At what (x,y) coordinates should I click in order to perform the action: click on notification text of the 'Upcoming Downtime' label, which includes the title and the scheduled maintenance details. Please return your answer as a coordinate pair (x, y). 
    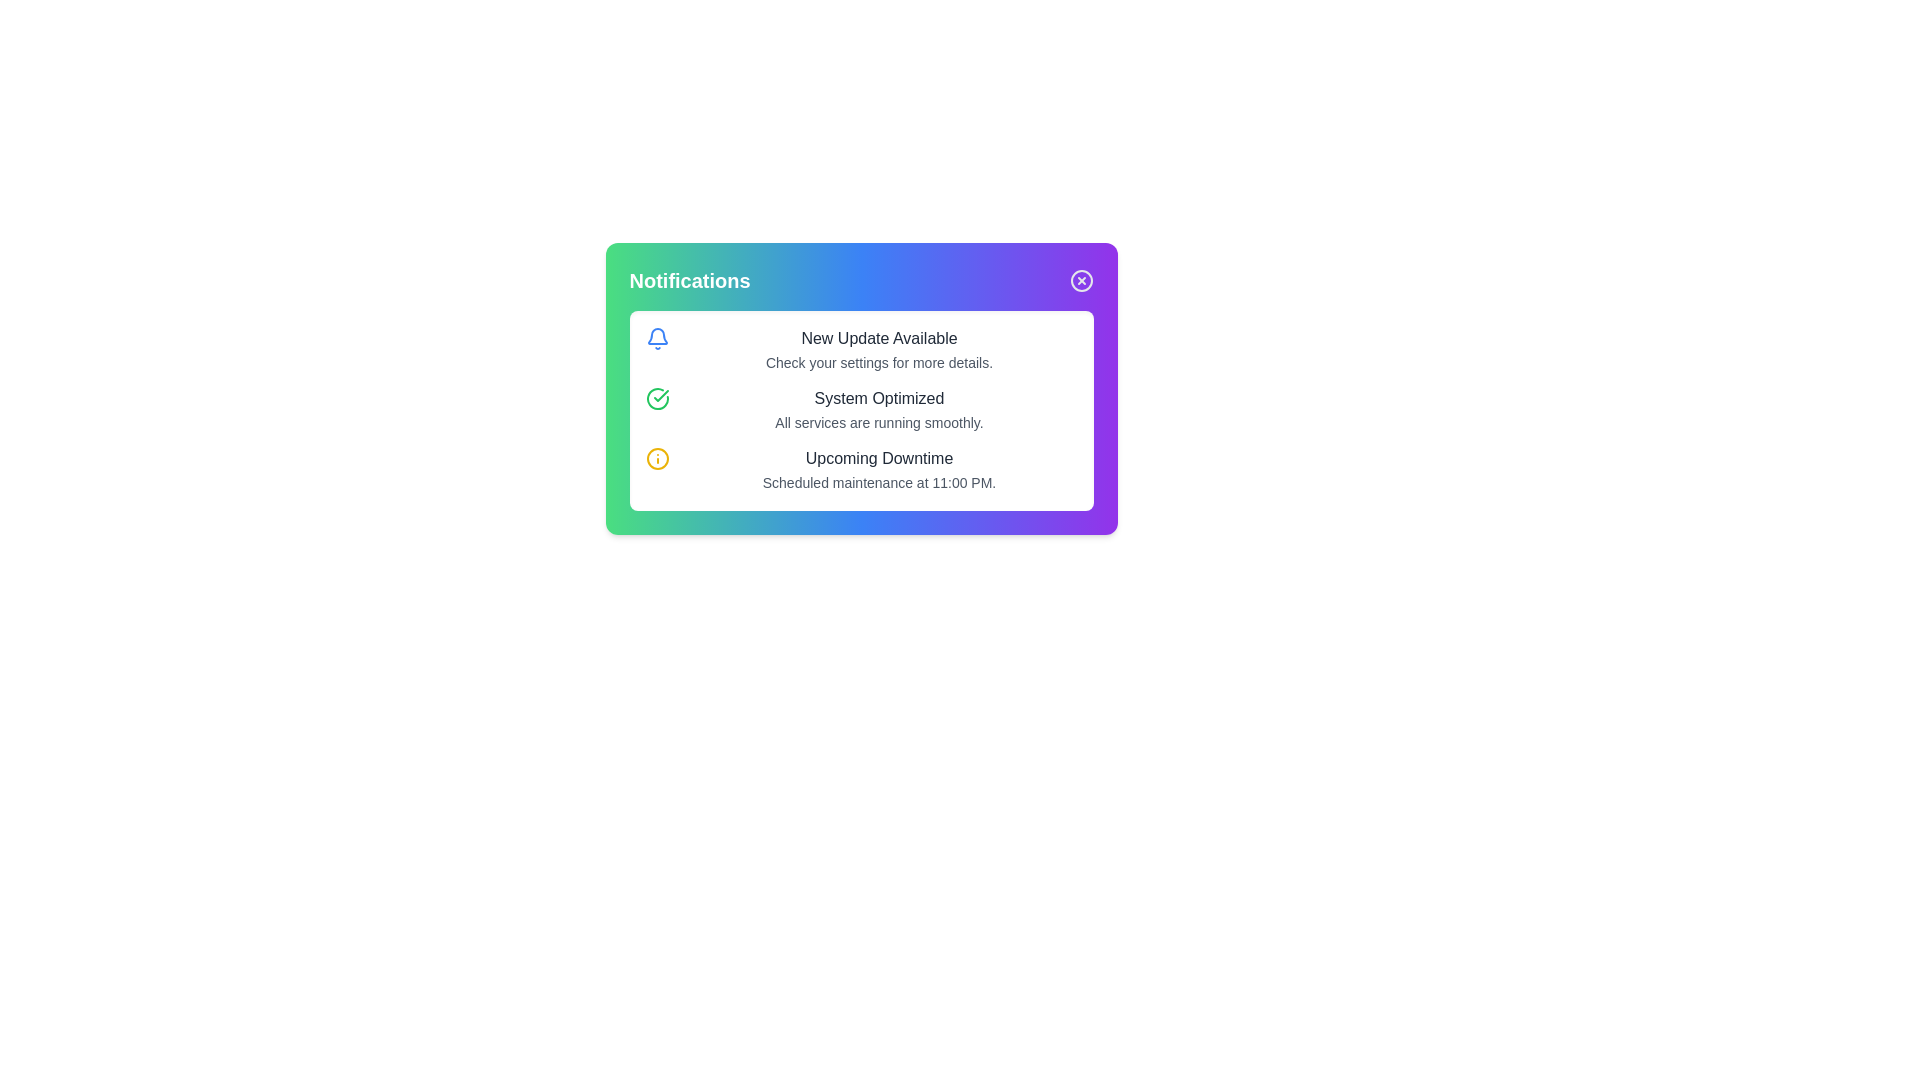
    Looking at the image, I should click on (879, 470).